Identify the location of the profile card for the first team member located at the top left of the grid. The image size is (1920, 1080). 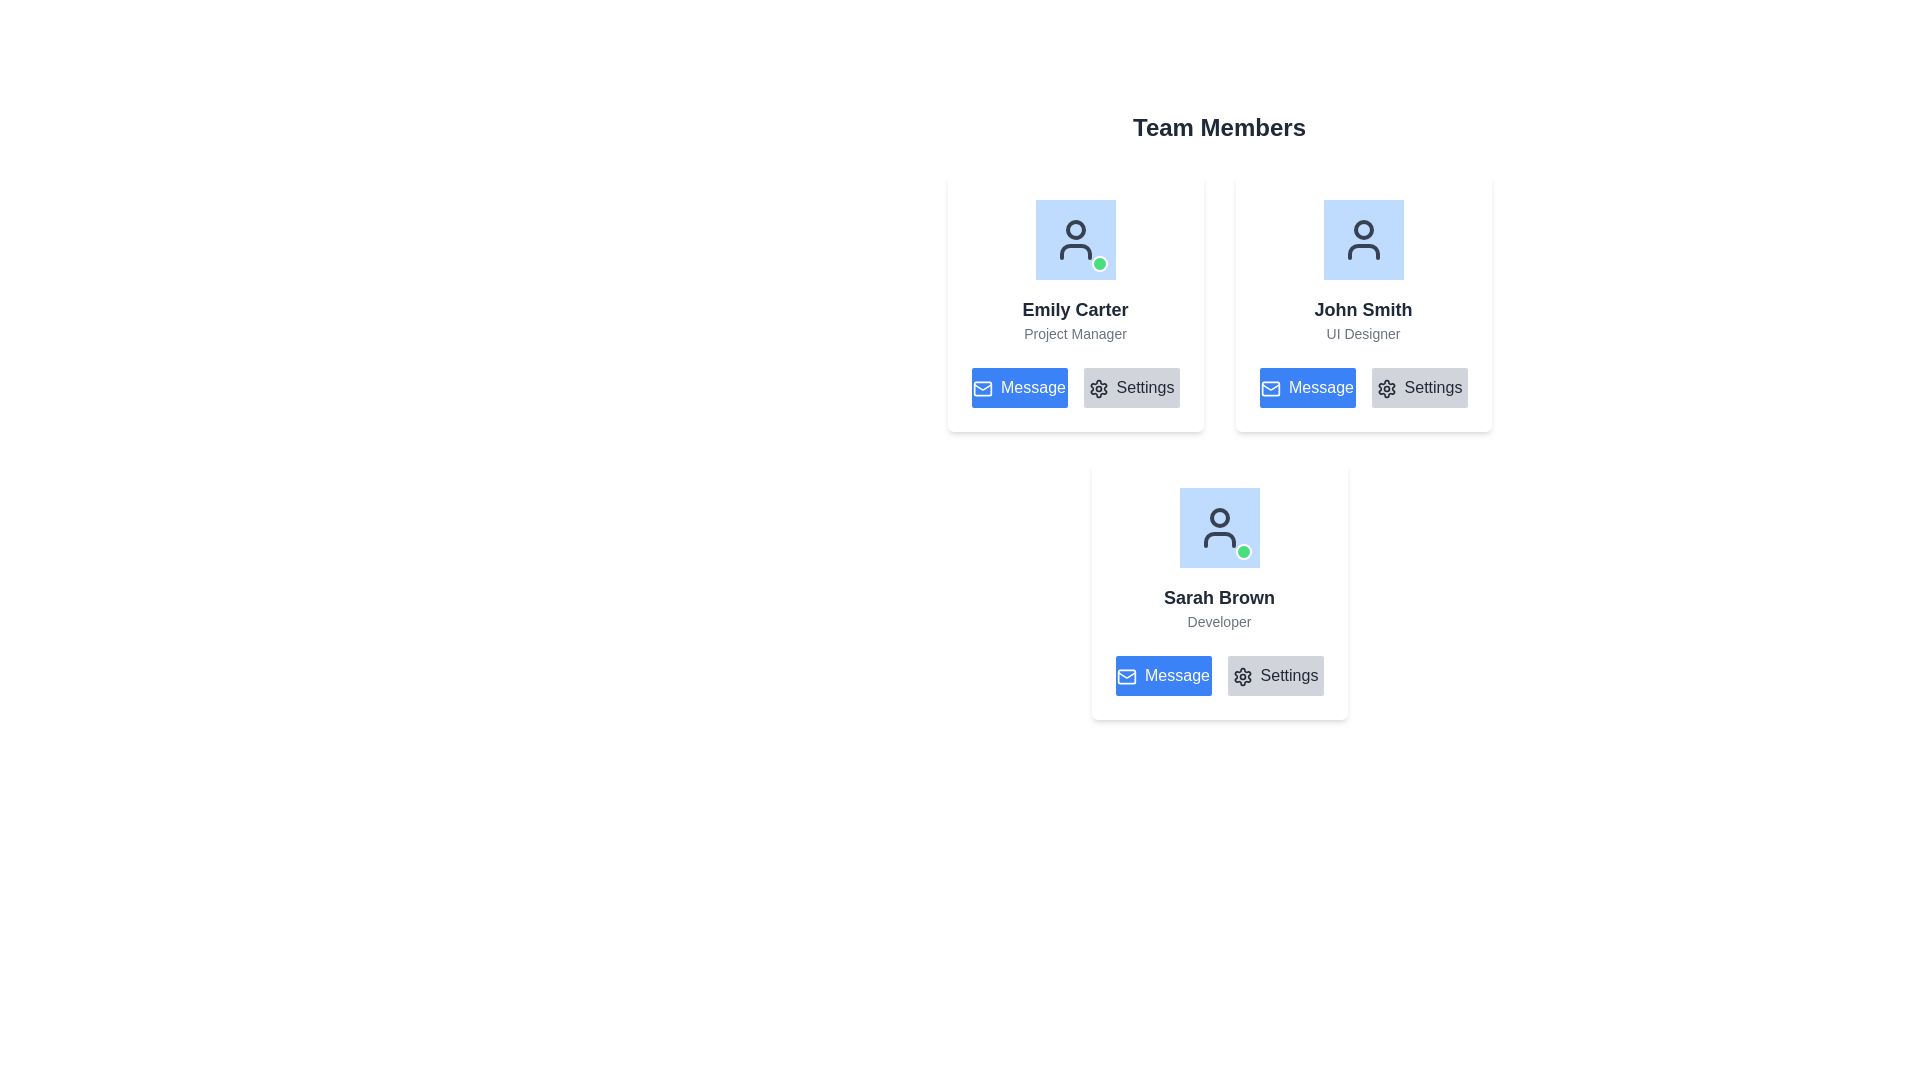
(1074, 272).